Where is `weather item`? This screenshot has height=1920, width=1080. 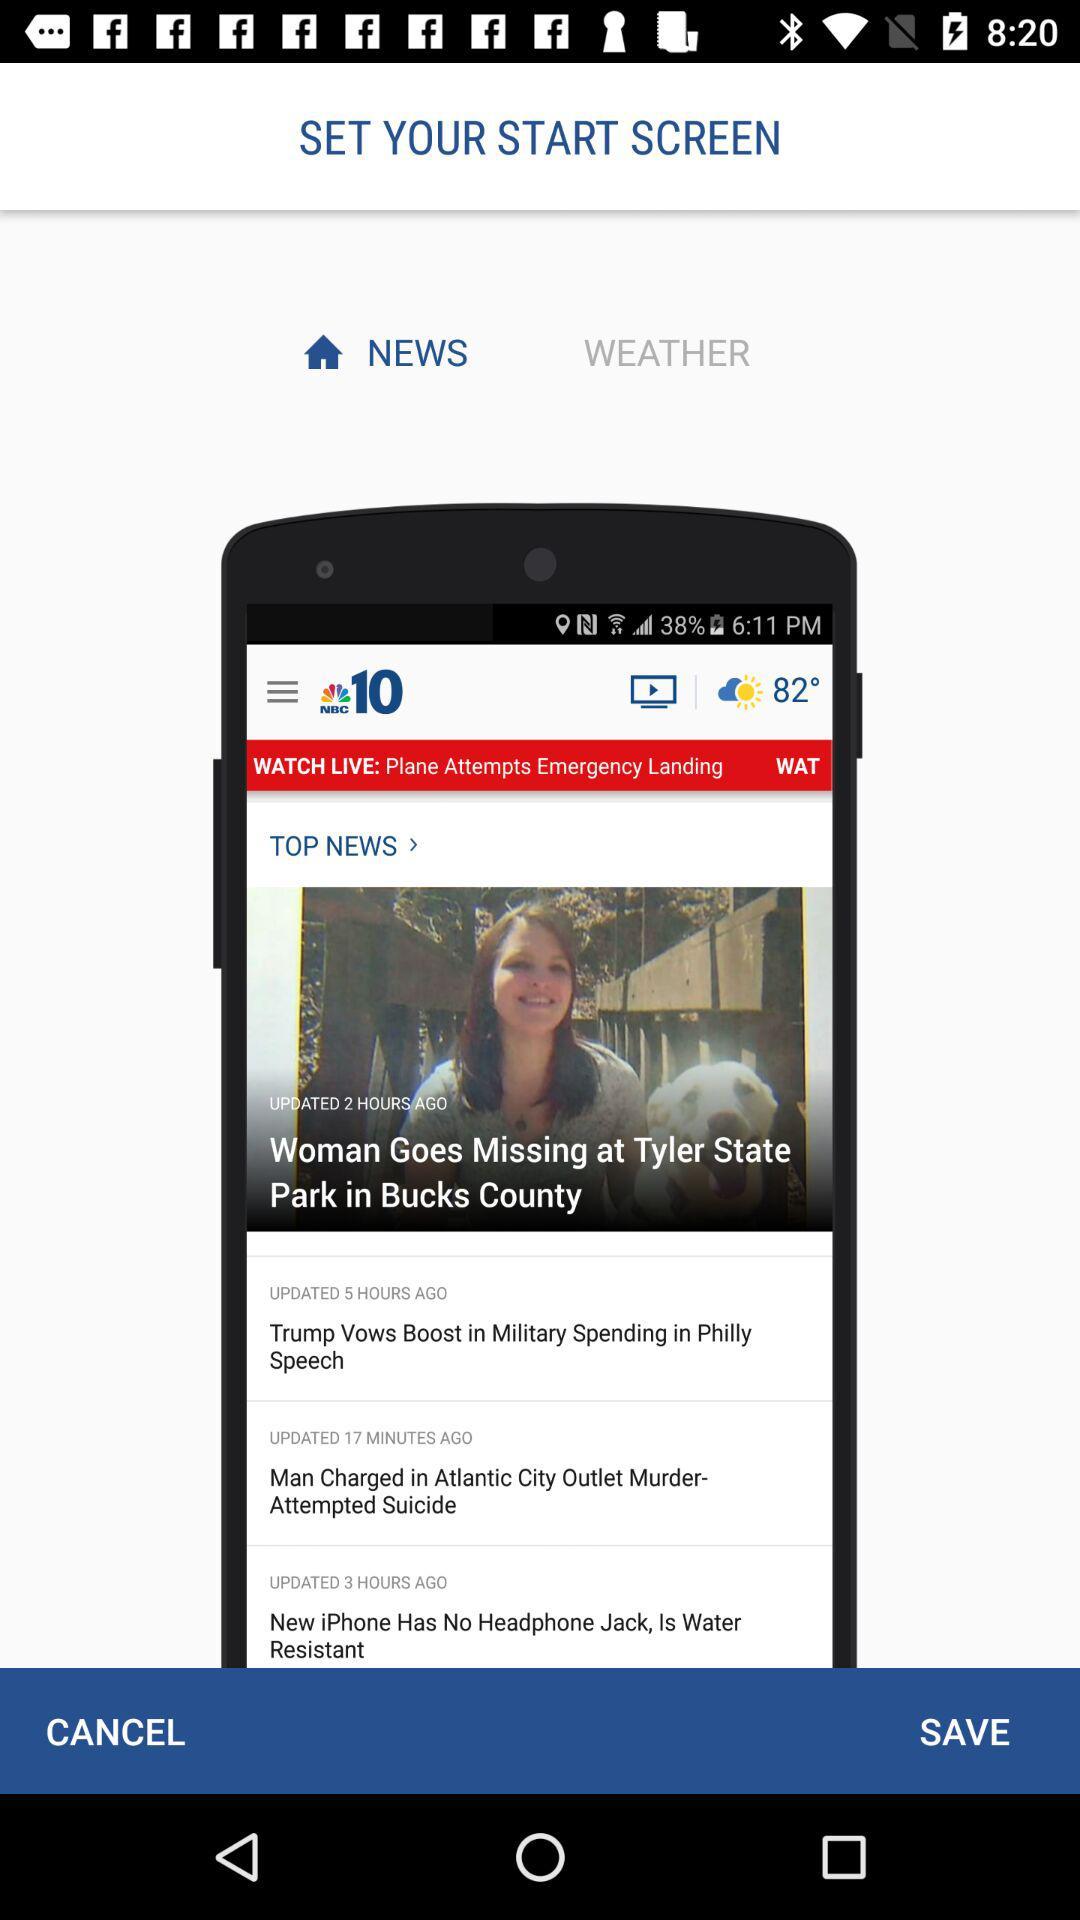
weather item is located at coordinates (661, 351).